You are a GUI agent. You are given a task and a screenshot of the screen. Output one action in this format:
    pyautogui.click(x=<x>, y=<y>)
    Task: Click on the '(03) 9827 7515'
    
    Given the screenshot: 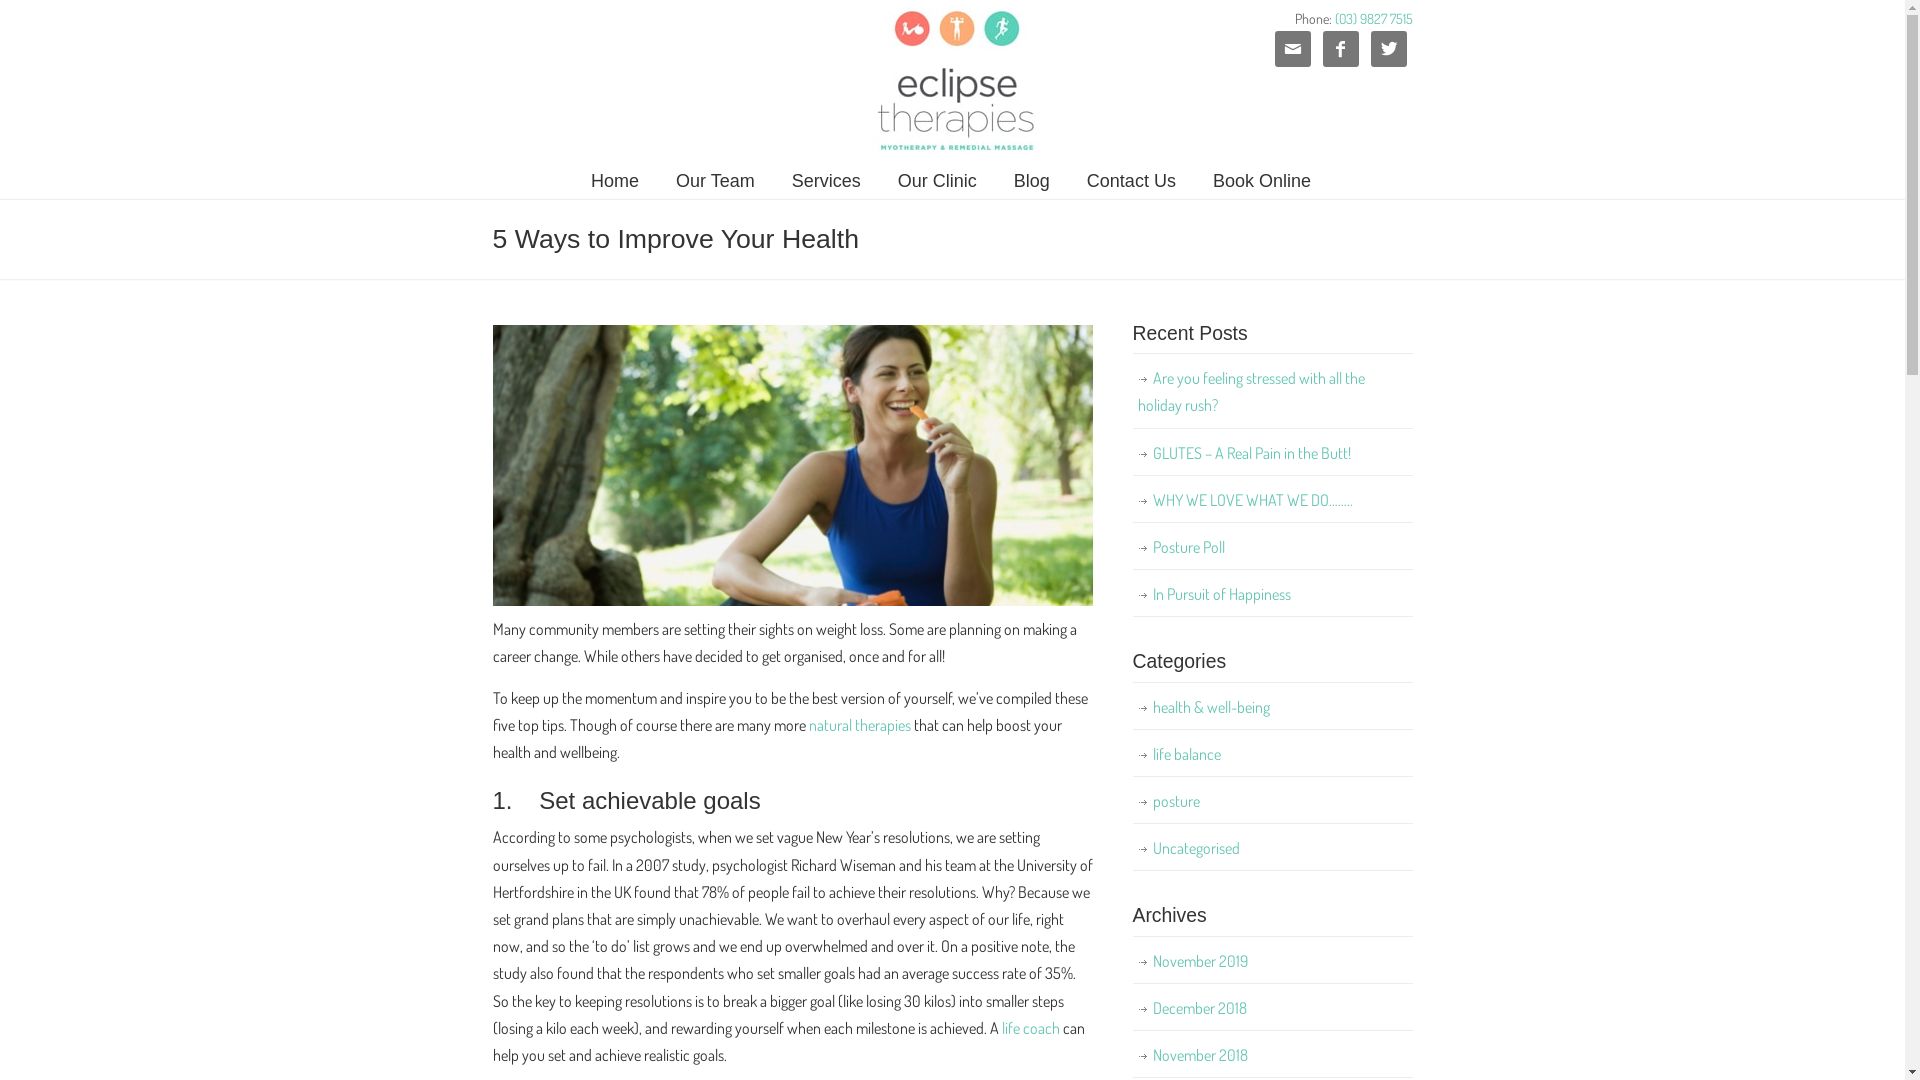 What is the action you would take?
    pyautogui.click(x=1371, y=18)
    